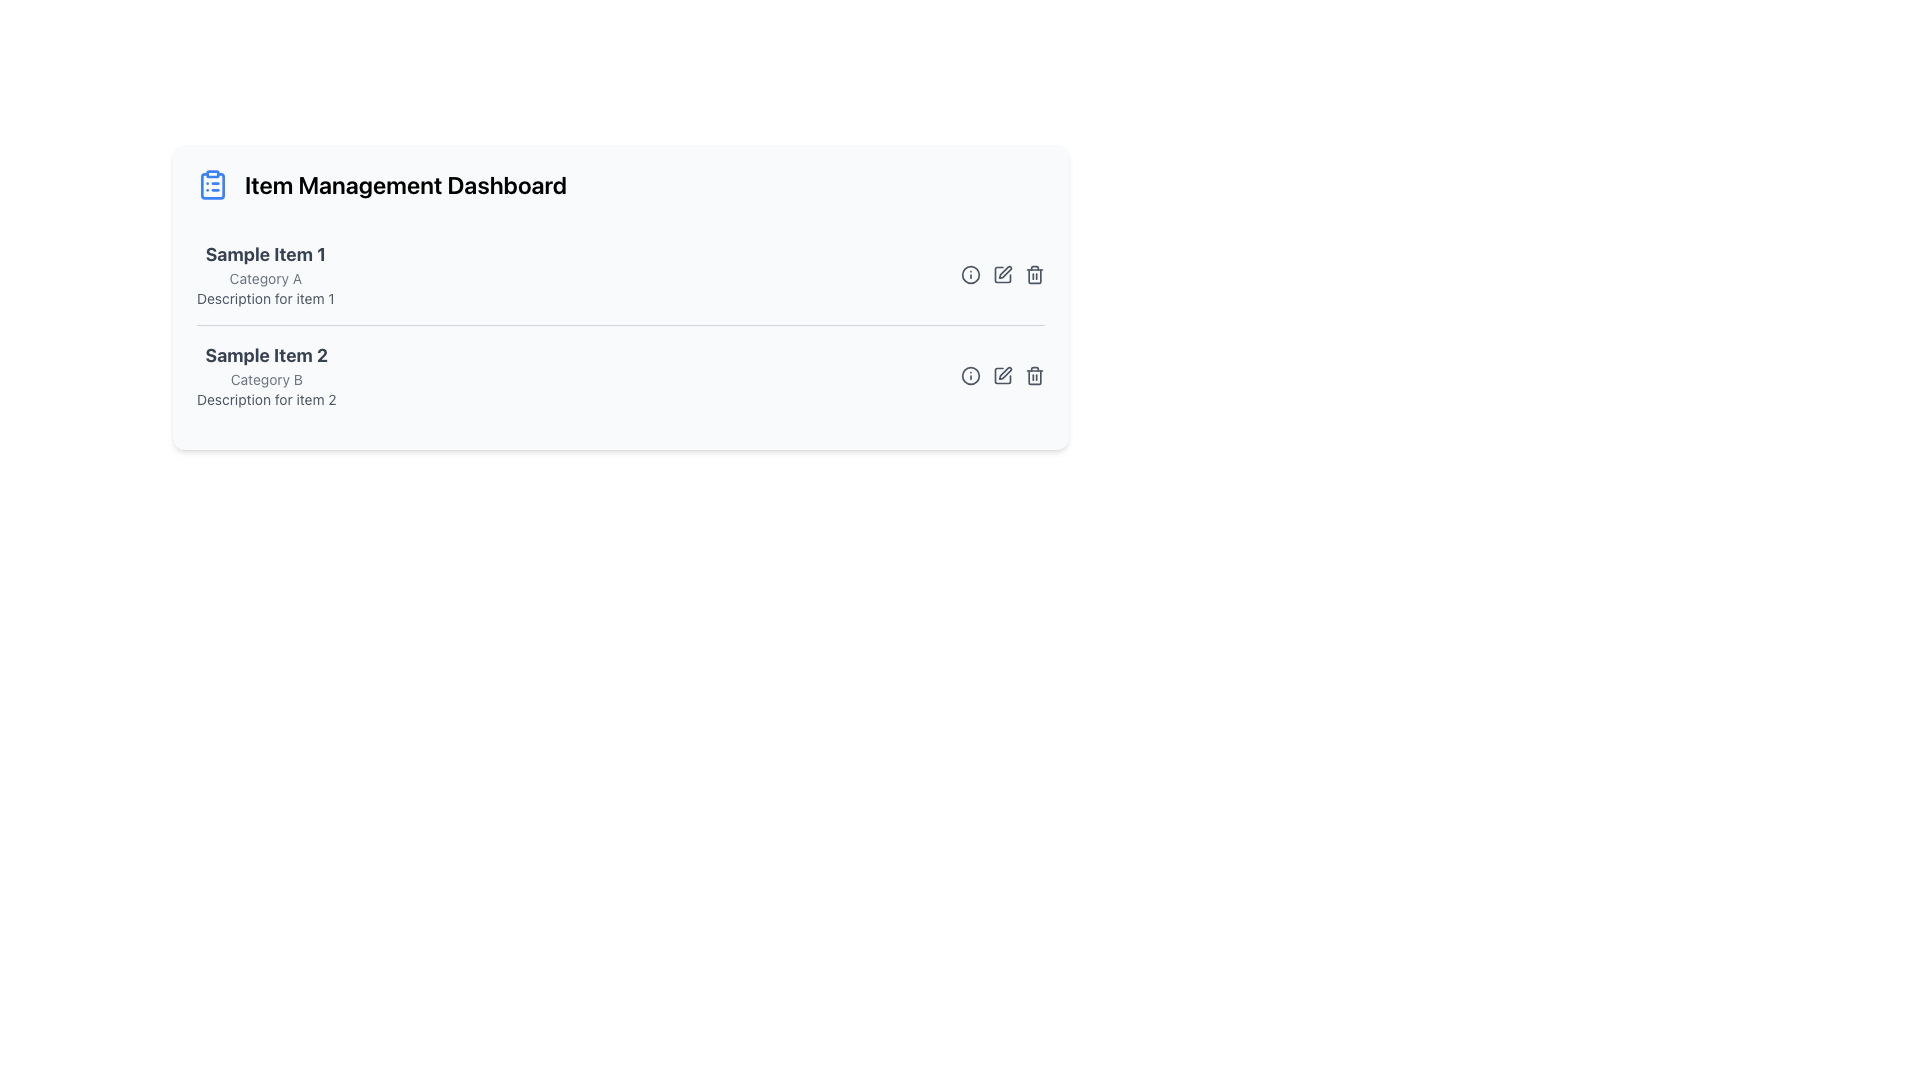 The image size is (1920, 1080). What do you see at coordinates (1035, 274) in the screenshot?
I see `the delete icon, which is a gray trash bin located to the far right of 'Sample Item 2'` at bounding box center [1035, 274].